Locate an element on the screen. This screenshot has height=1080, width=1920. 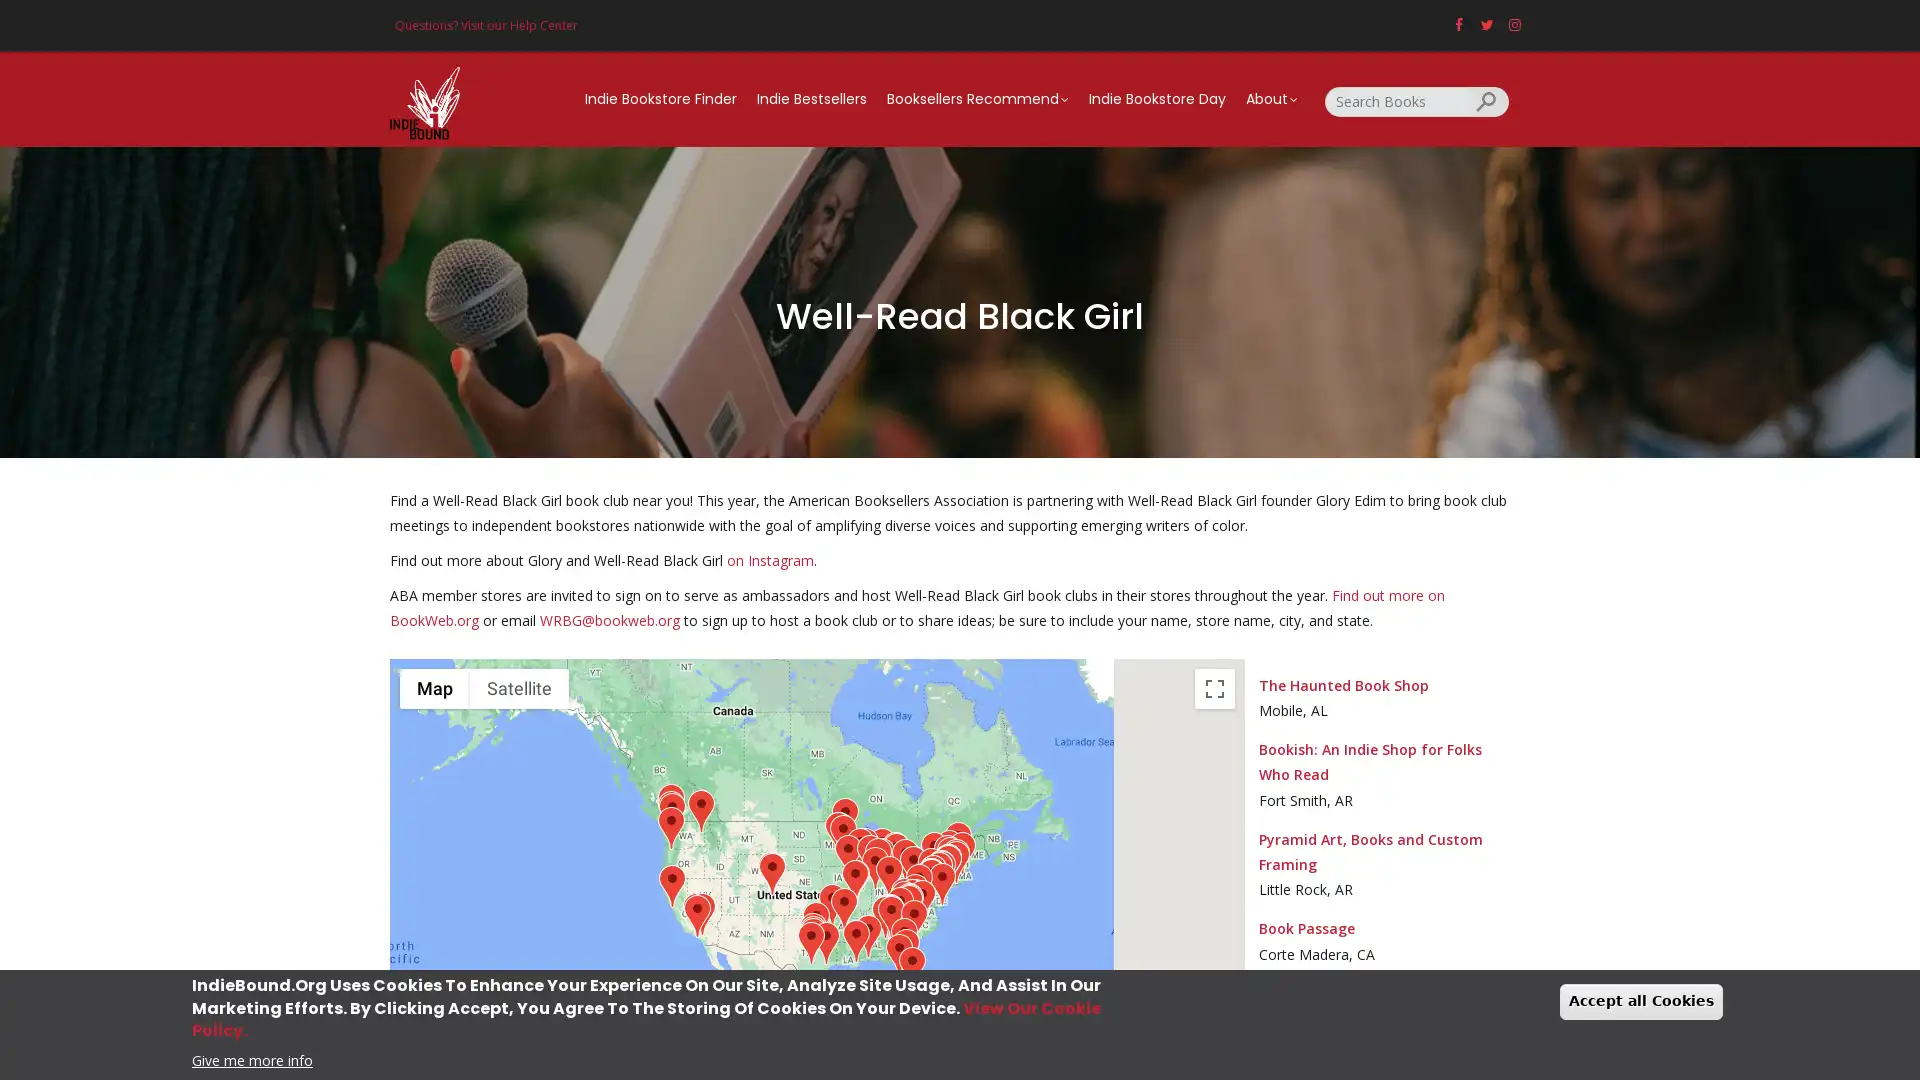
Pyramid Art, Books and Custom Framing is located at coordinates (843, 908).